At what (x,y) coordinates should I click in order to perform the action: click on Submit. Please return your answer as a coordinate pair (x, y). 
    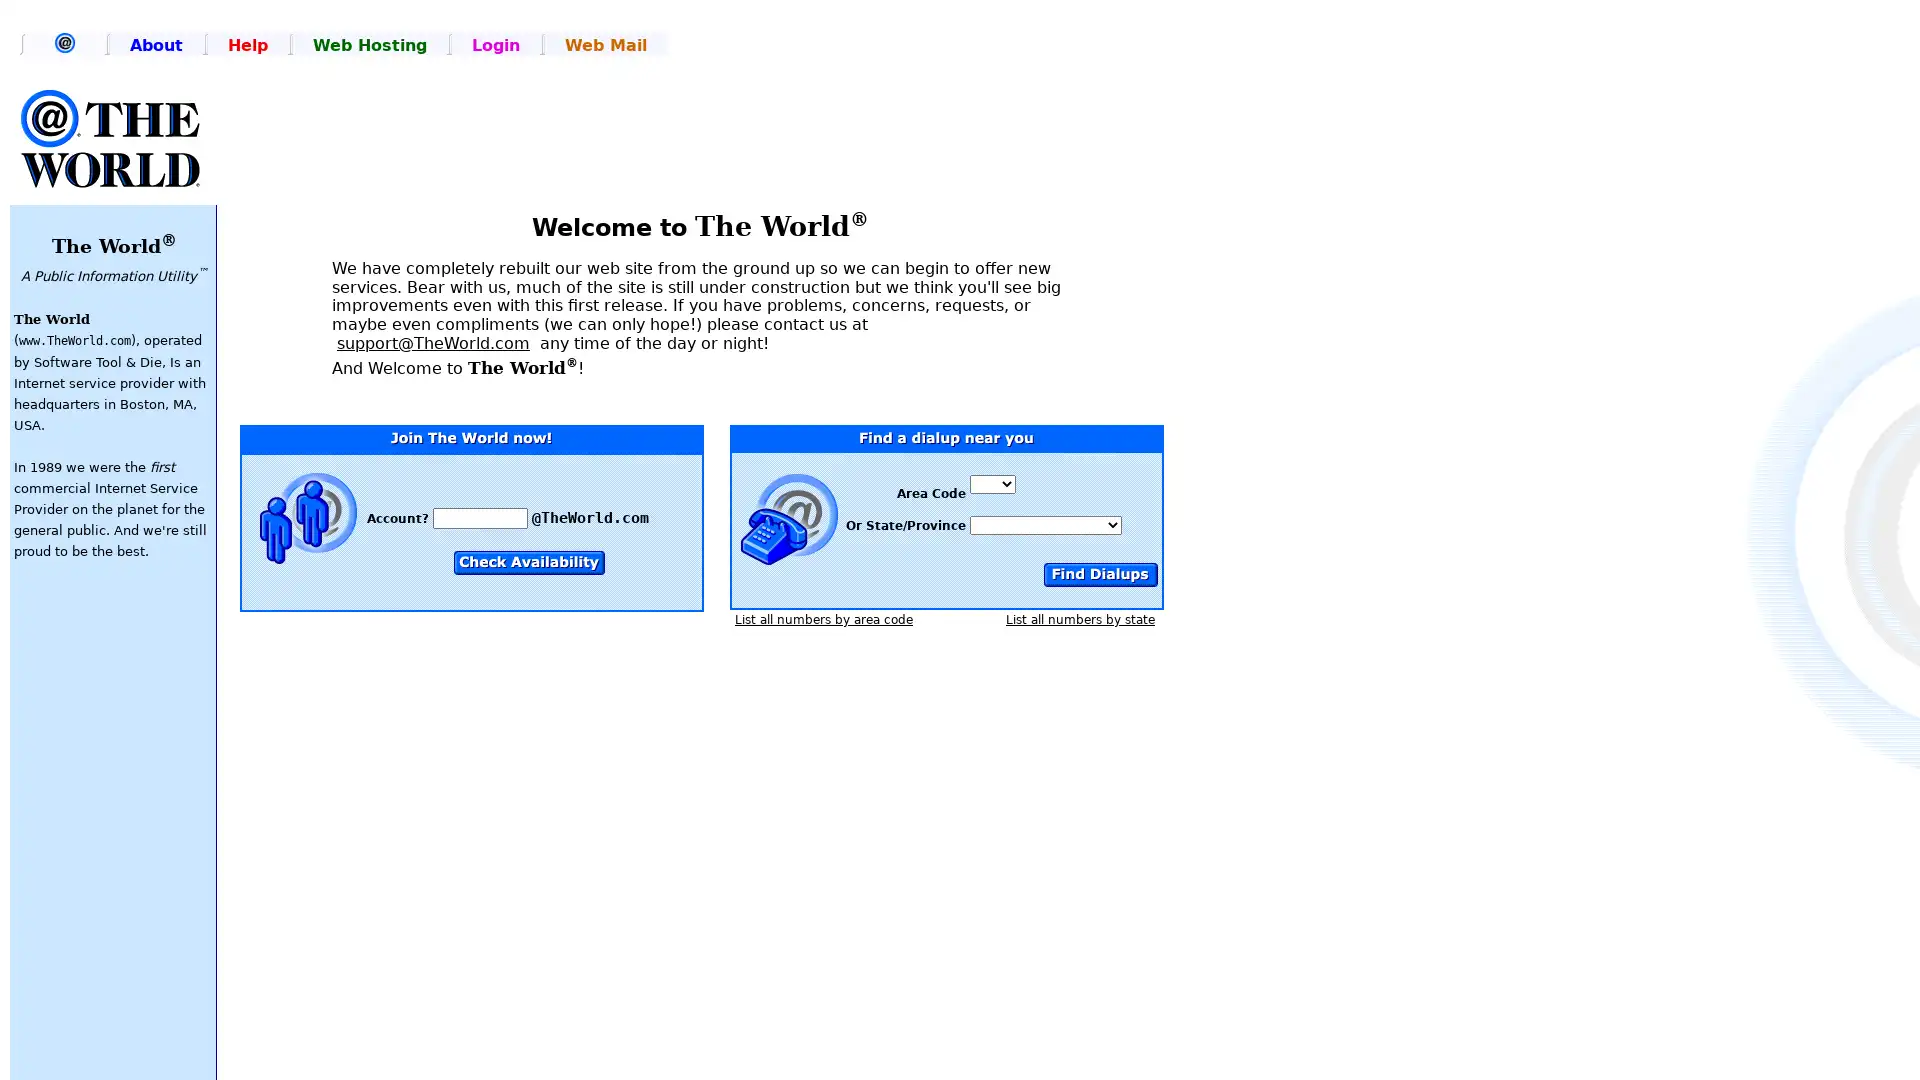
    Looking at the image, I should click on (1098, 574).